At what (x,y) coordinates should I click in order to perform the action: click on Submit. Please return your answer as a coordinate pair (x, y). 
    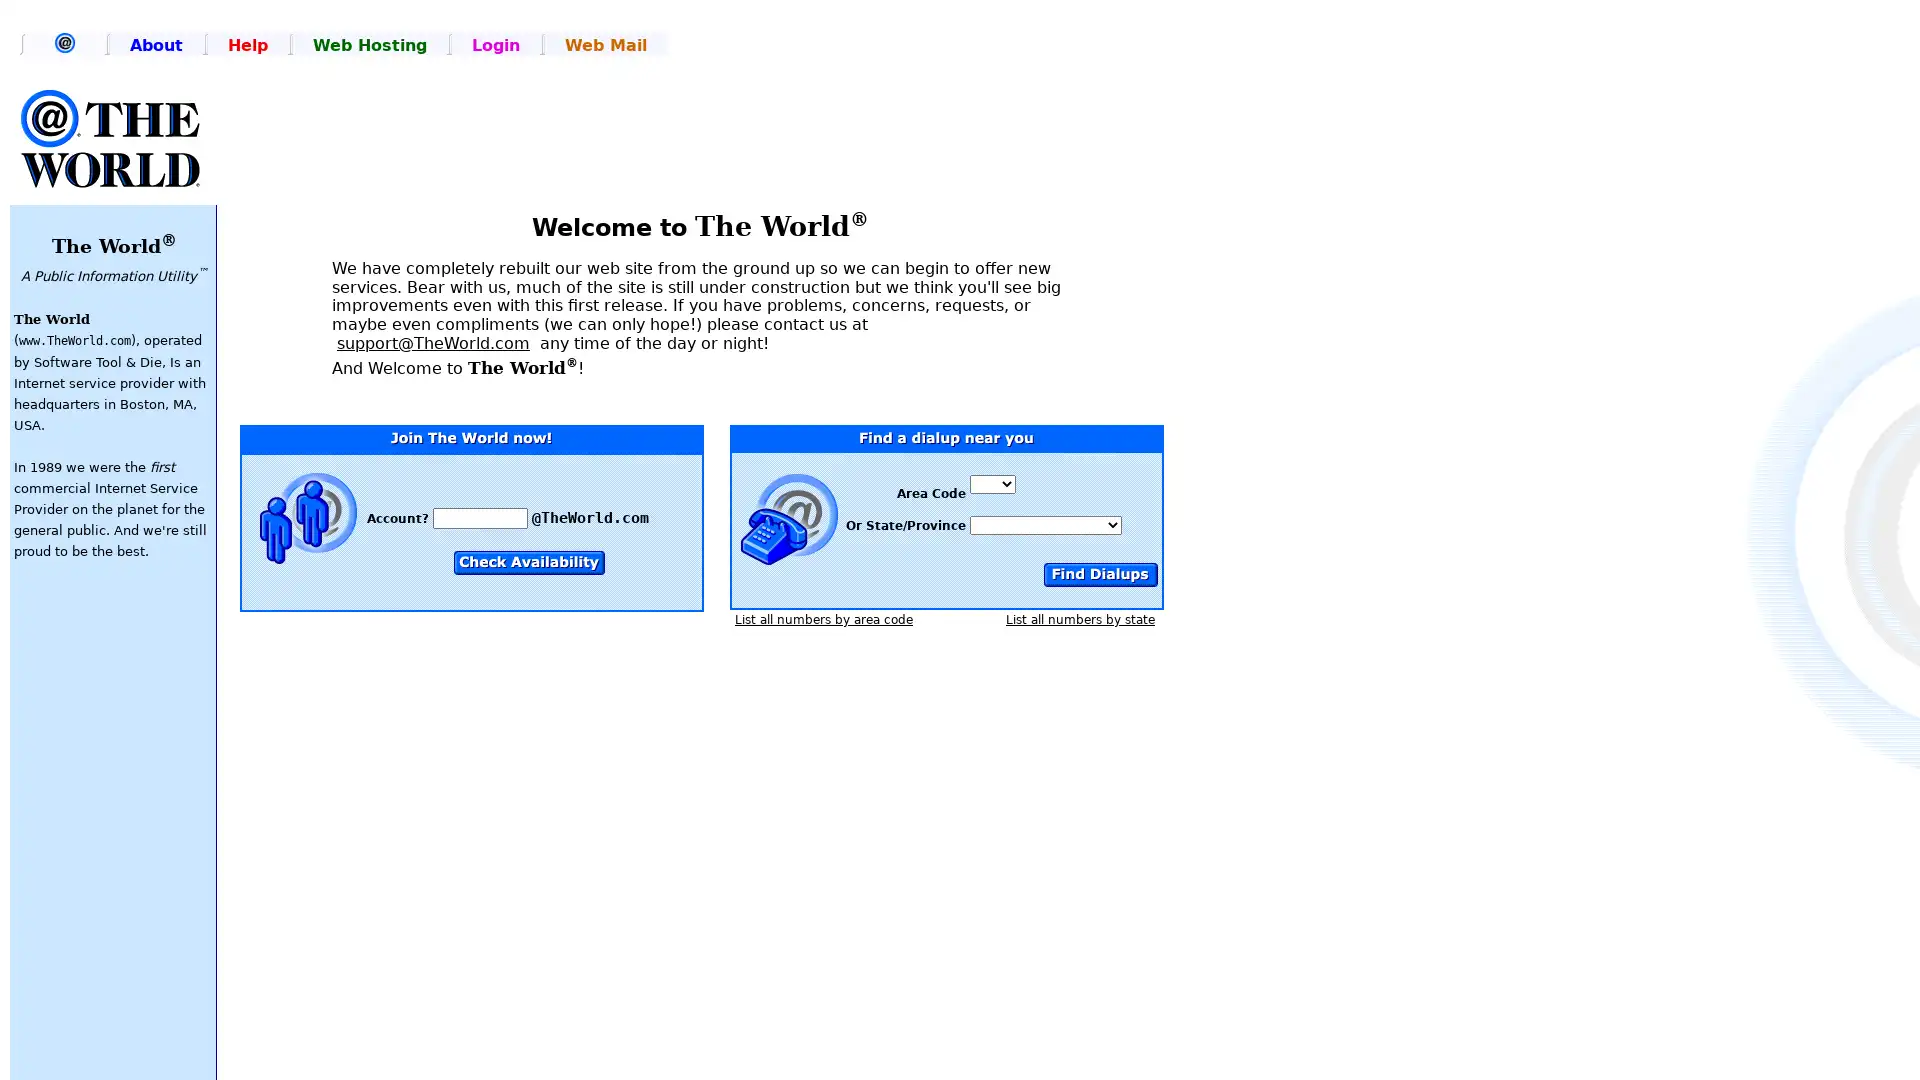
    Looking at the image, I should click on (1098, 574).